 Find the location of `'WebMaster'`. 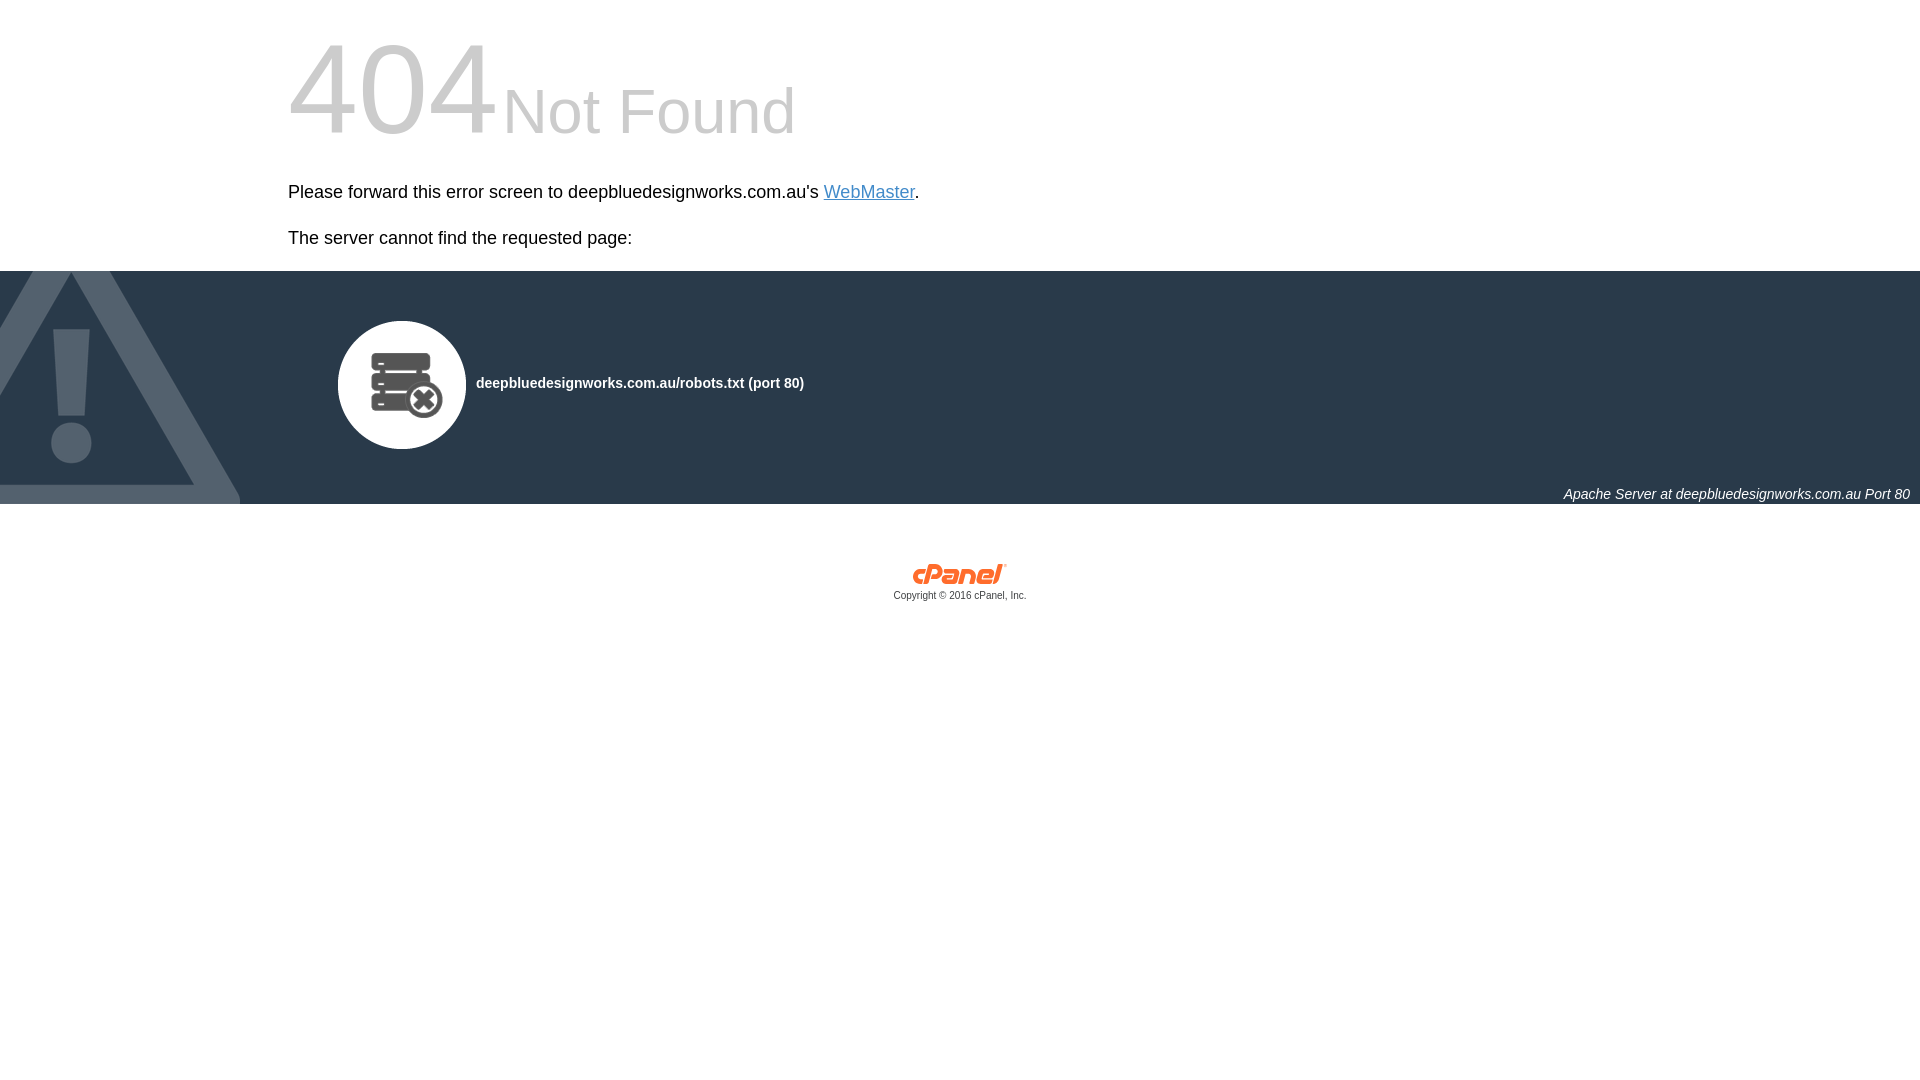

'WebMaster' is located at coordinates (869, 192).